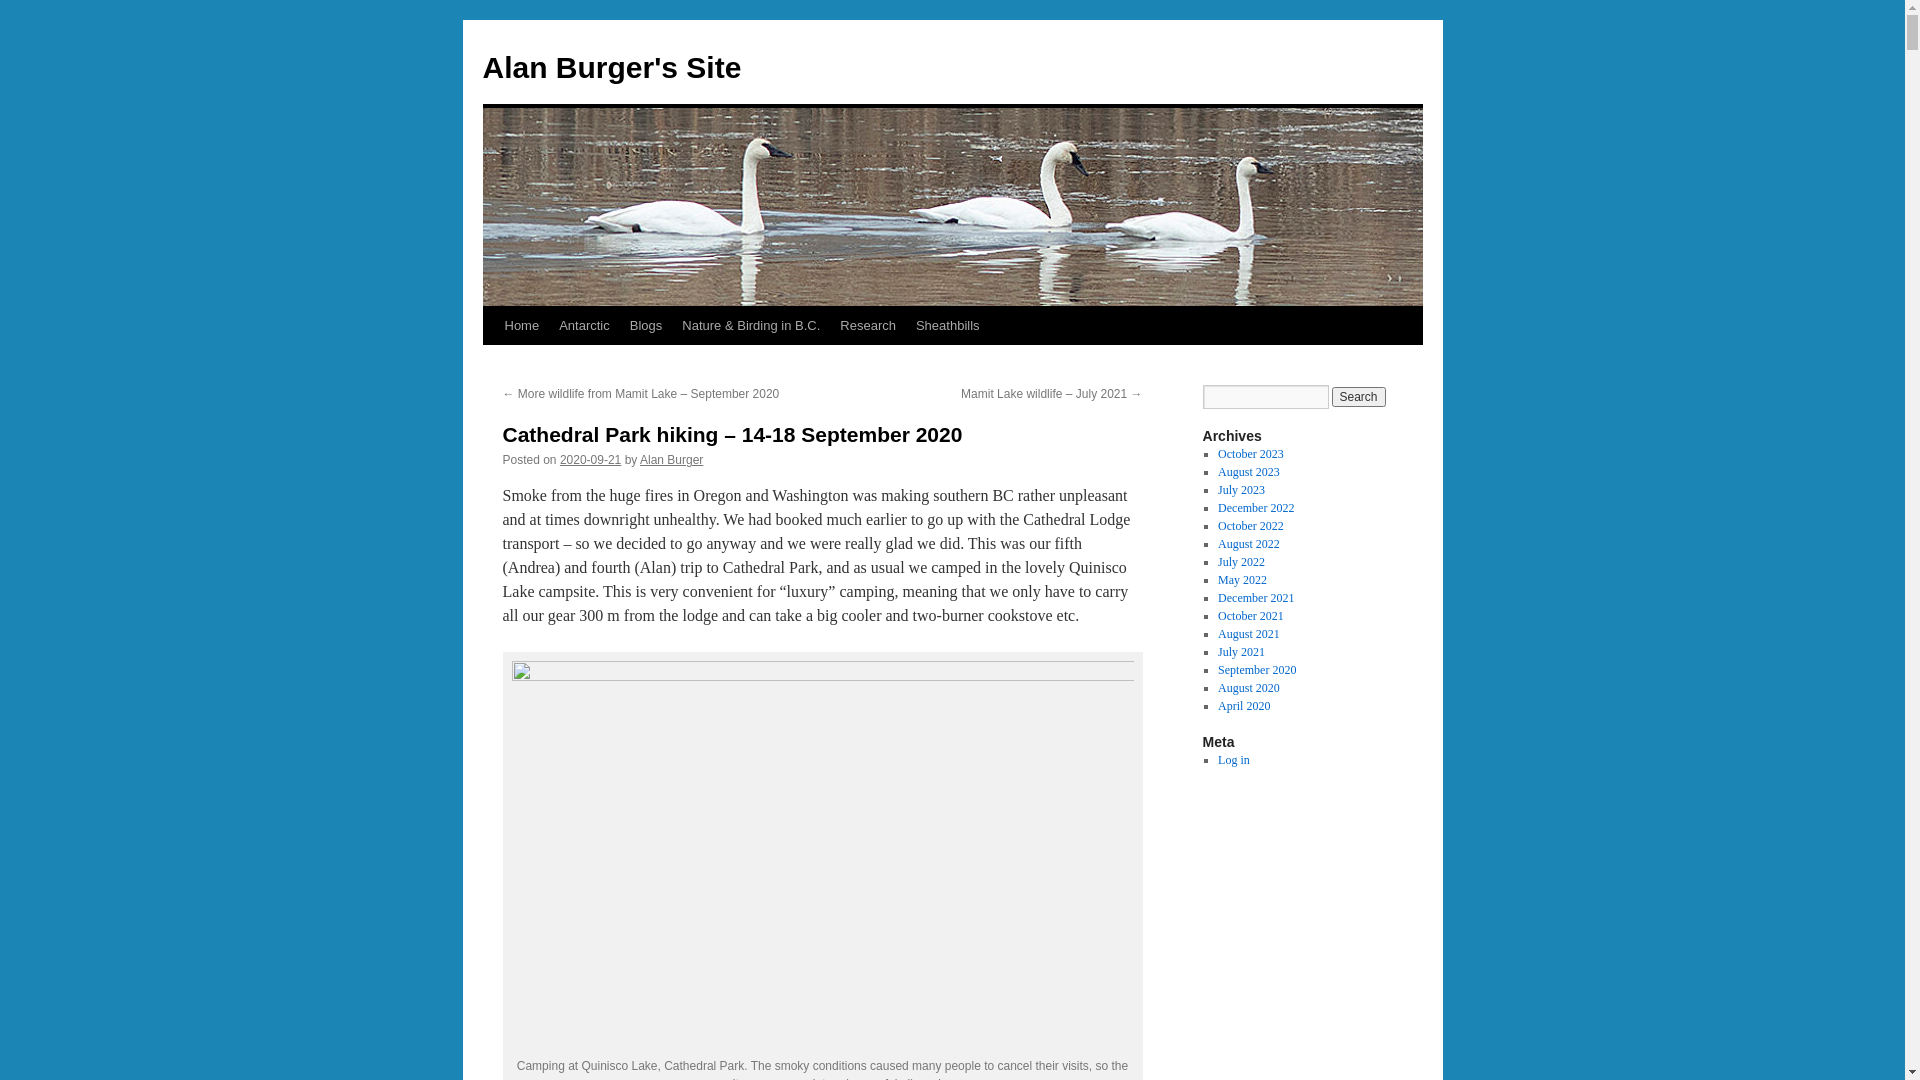 This screenshot has width=1920, height=1080. Describe the element at coordinates (1256, 670) in the screenshot. I see `'September 2020'` at that location.